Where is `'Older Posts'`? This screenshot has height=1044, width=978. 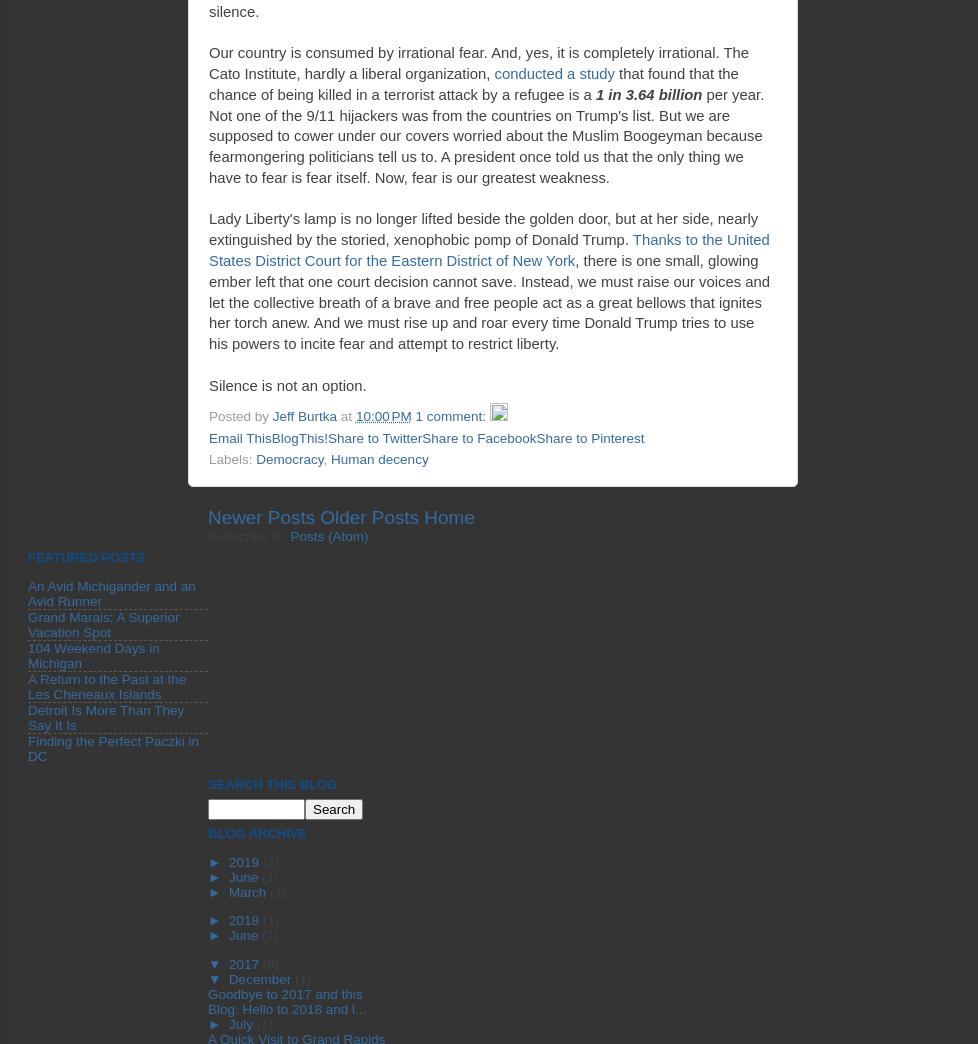
'Older Posts' is located at coordinates (368, 516).